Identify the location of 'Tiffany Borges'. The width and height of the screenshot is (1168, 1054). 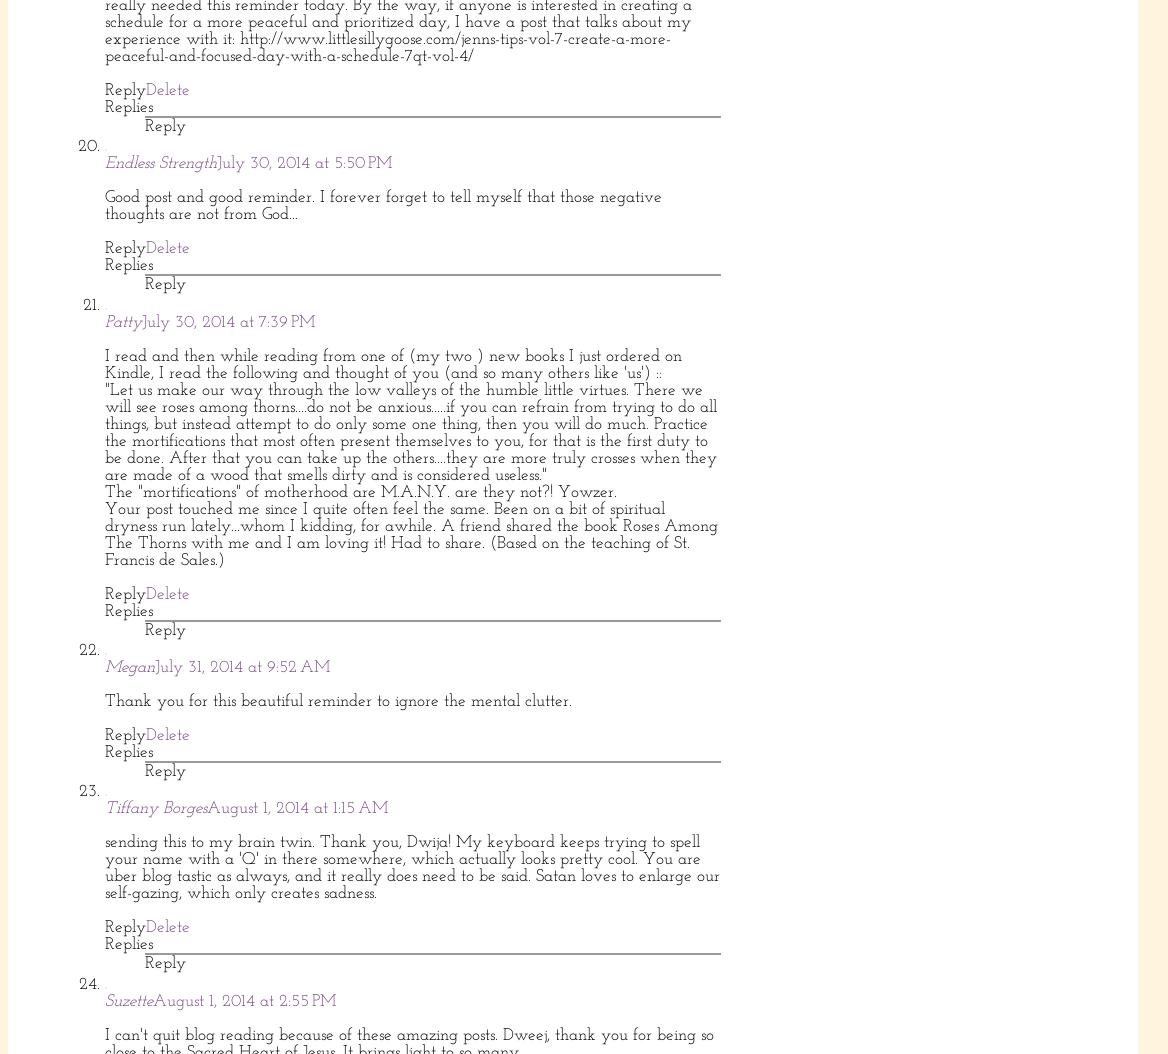
(156, 807).